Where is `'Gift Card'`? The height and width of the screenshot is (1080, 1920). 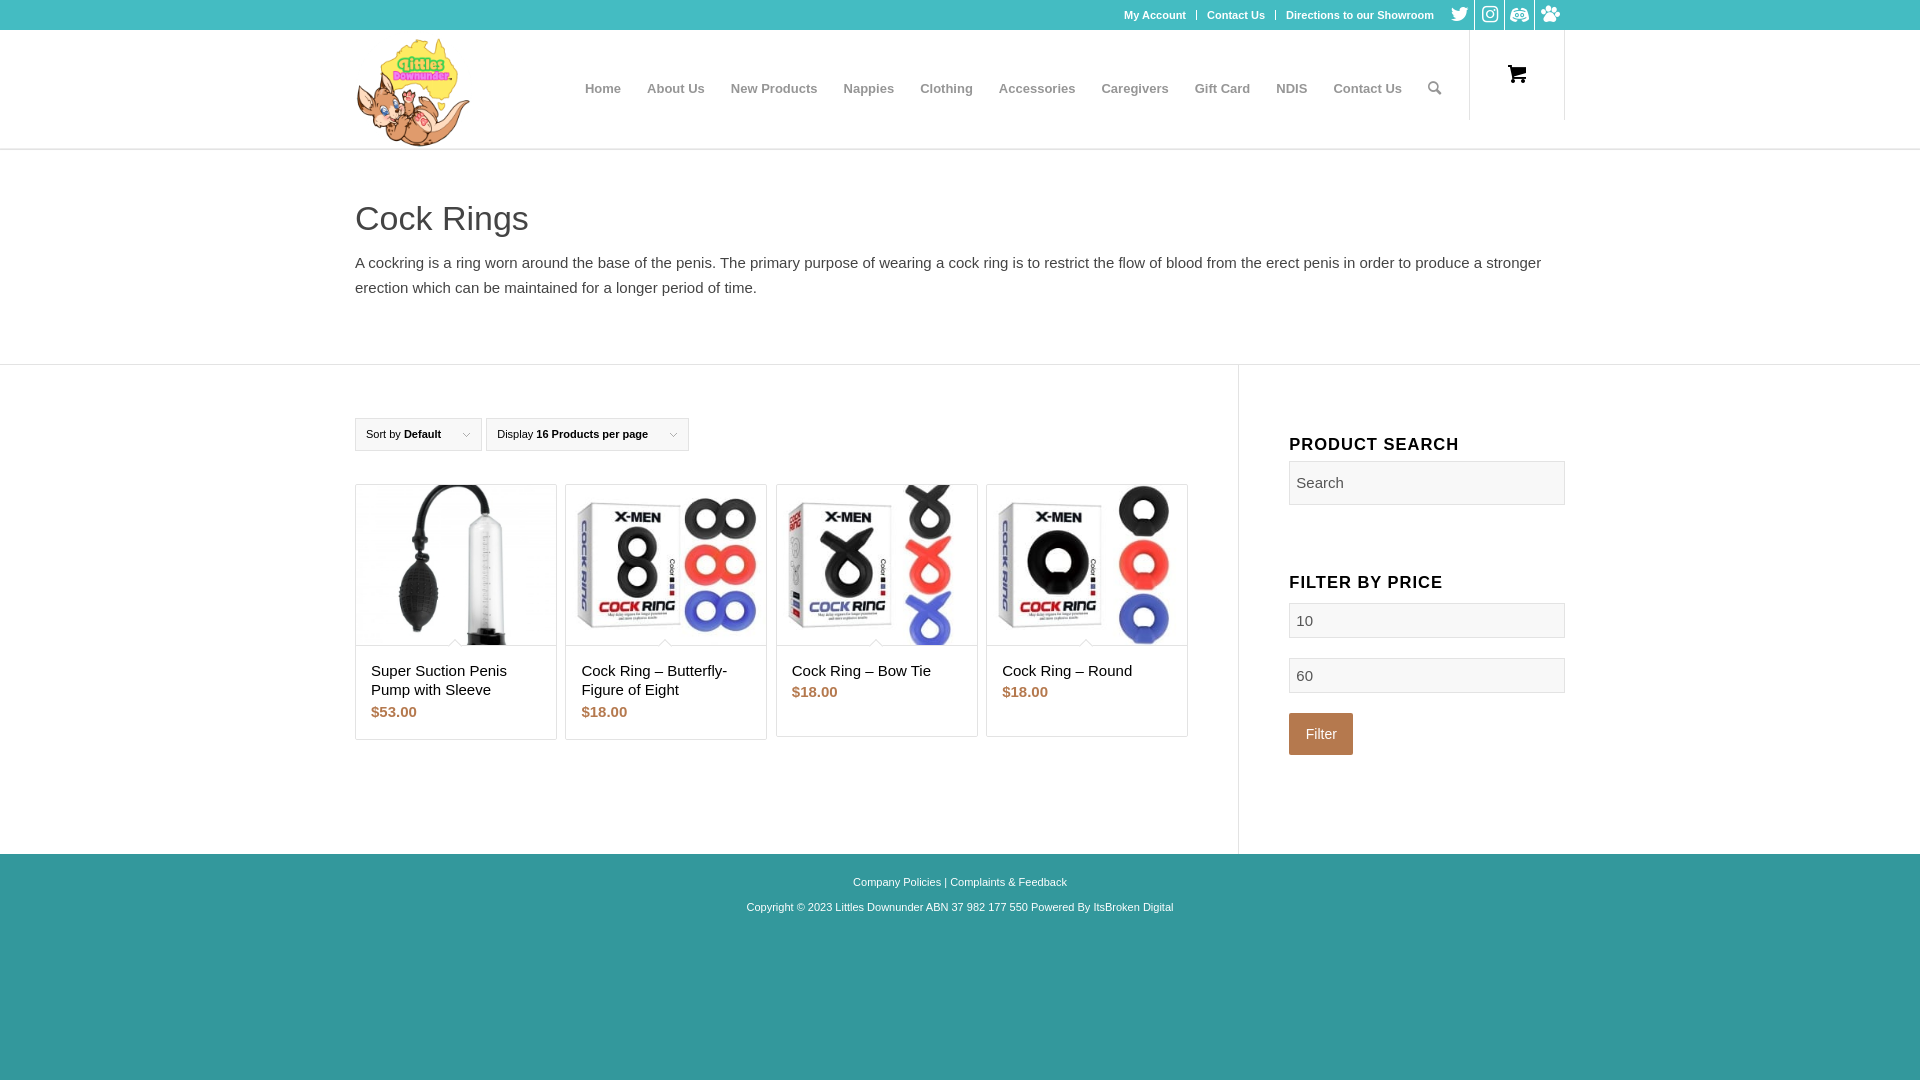 'Gift Card' is located at coordinates (1222, 87).